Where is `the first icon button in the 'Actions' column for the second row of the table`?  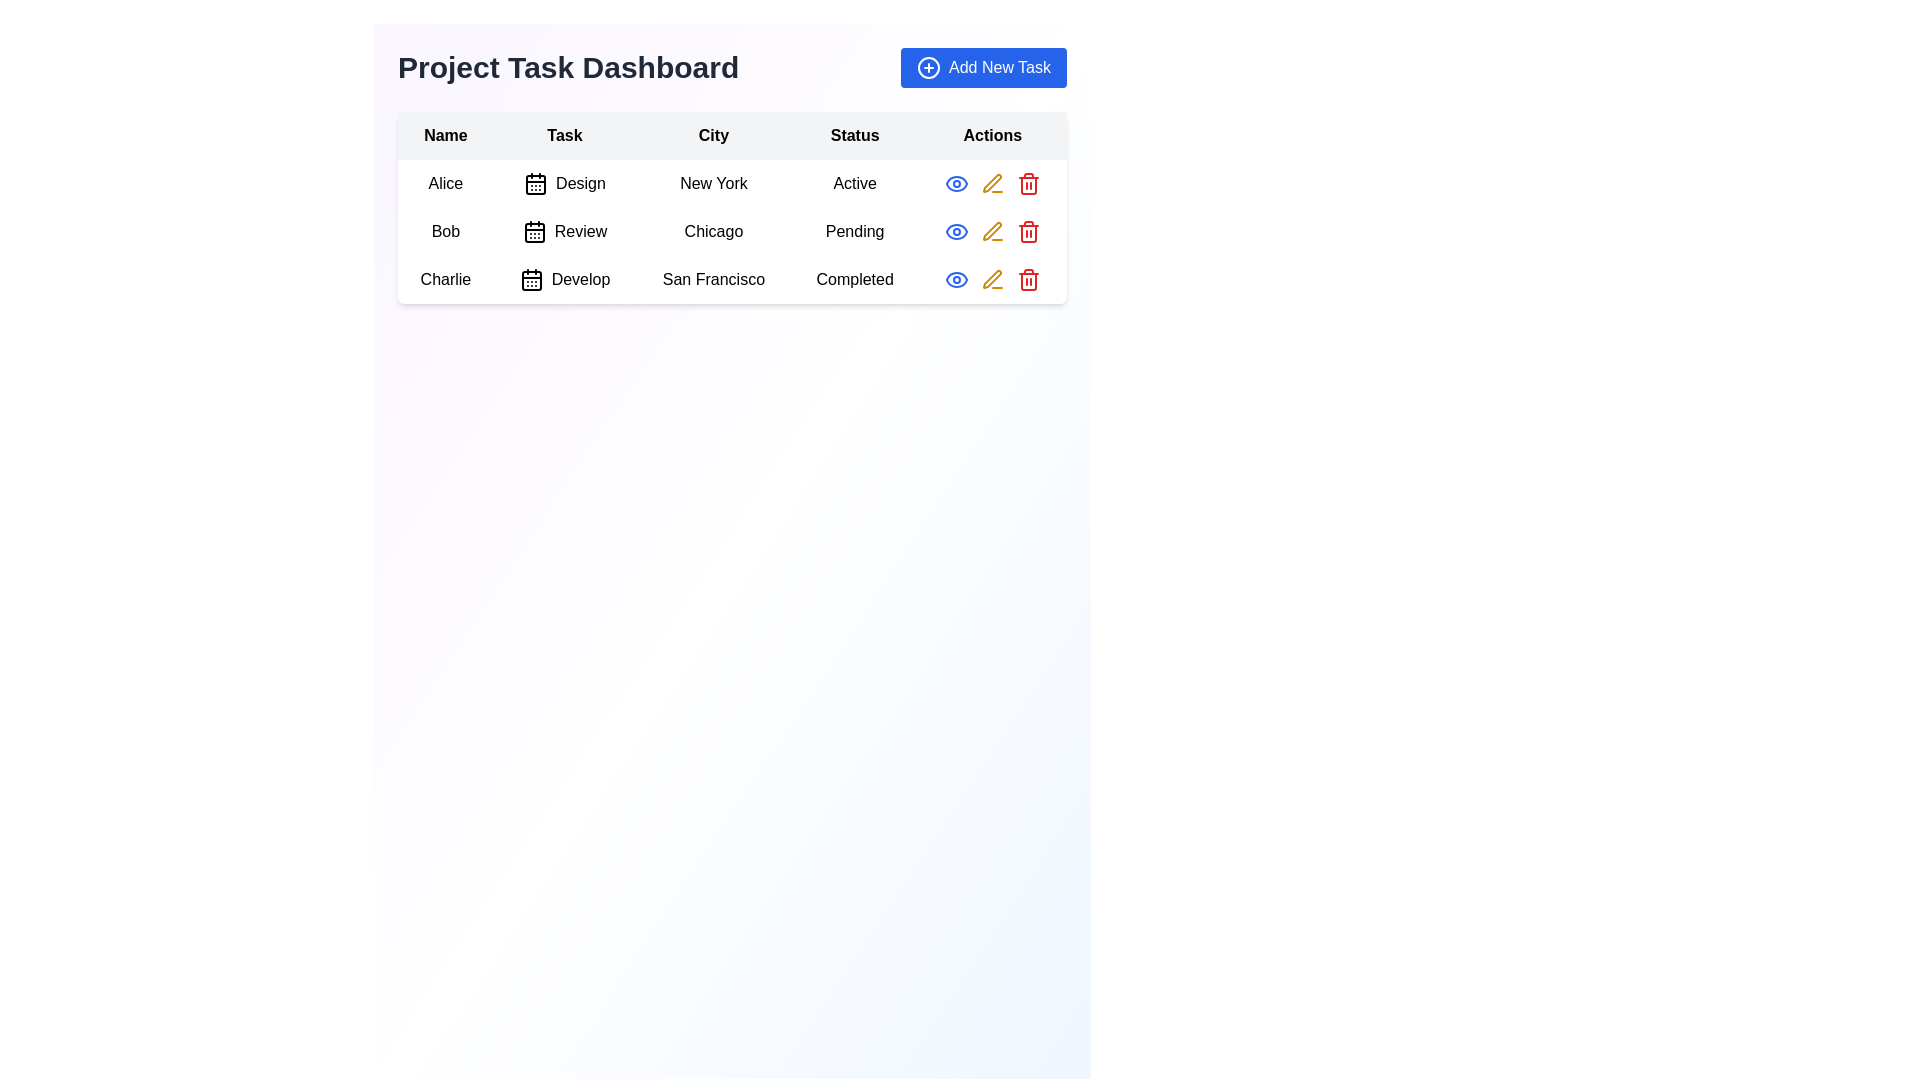
the first icon button in the 'Actions' column for the second row of the table is located at coordinates (955, 184).